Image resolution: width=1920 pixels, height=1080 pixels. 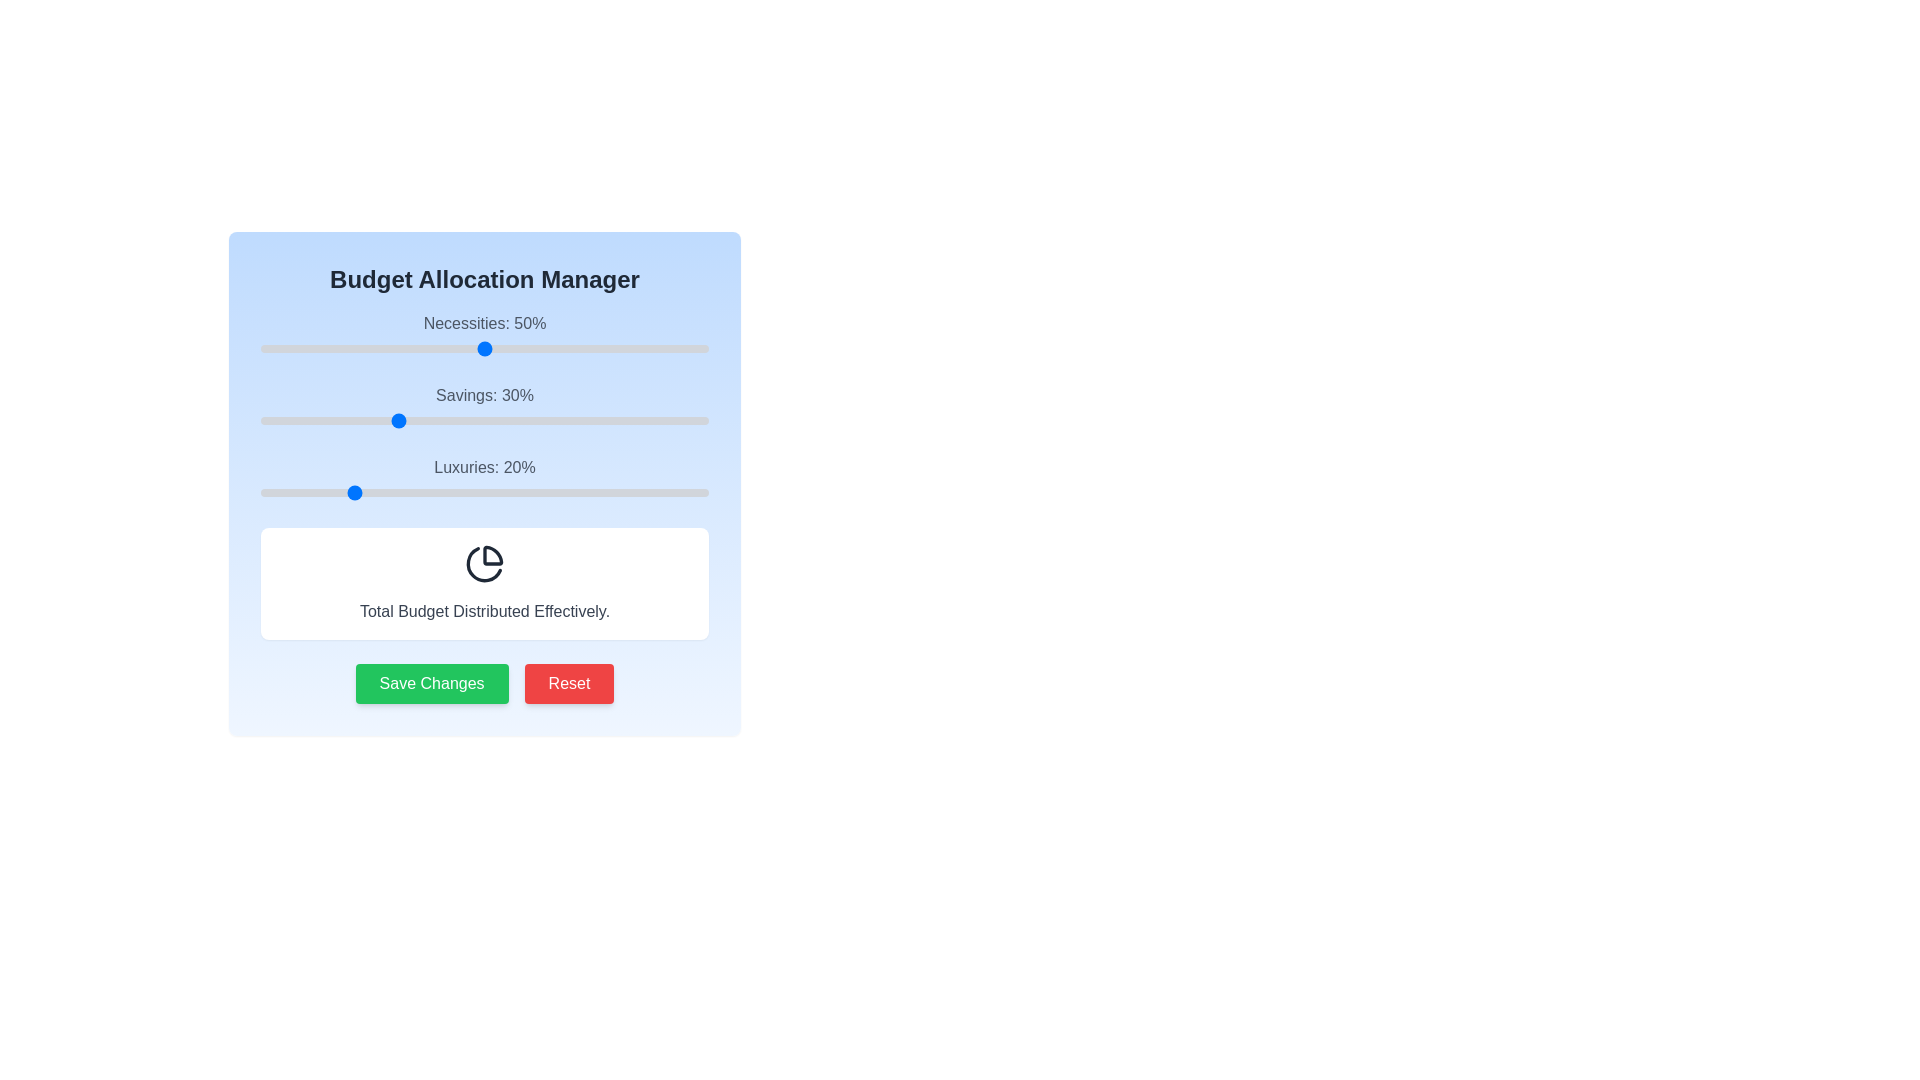 What do you see at coordinates (300, 419) in the screenshot?
I see `the savings percentage` at bounding box center [300, 419].